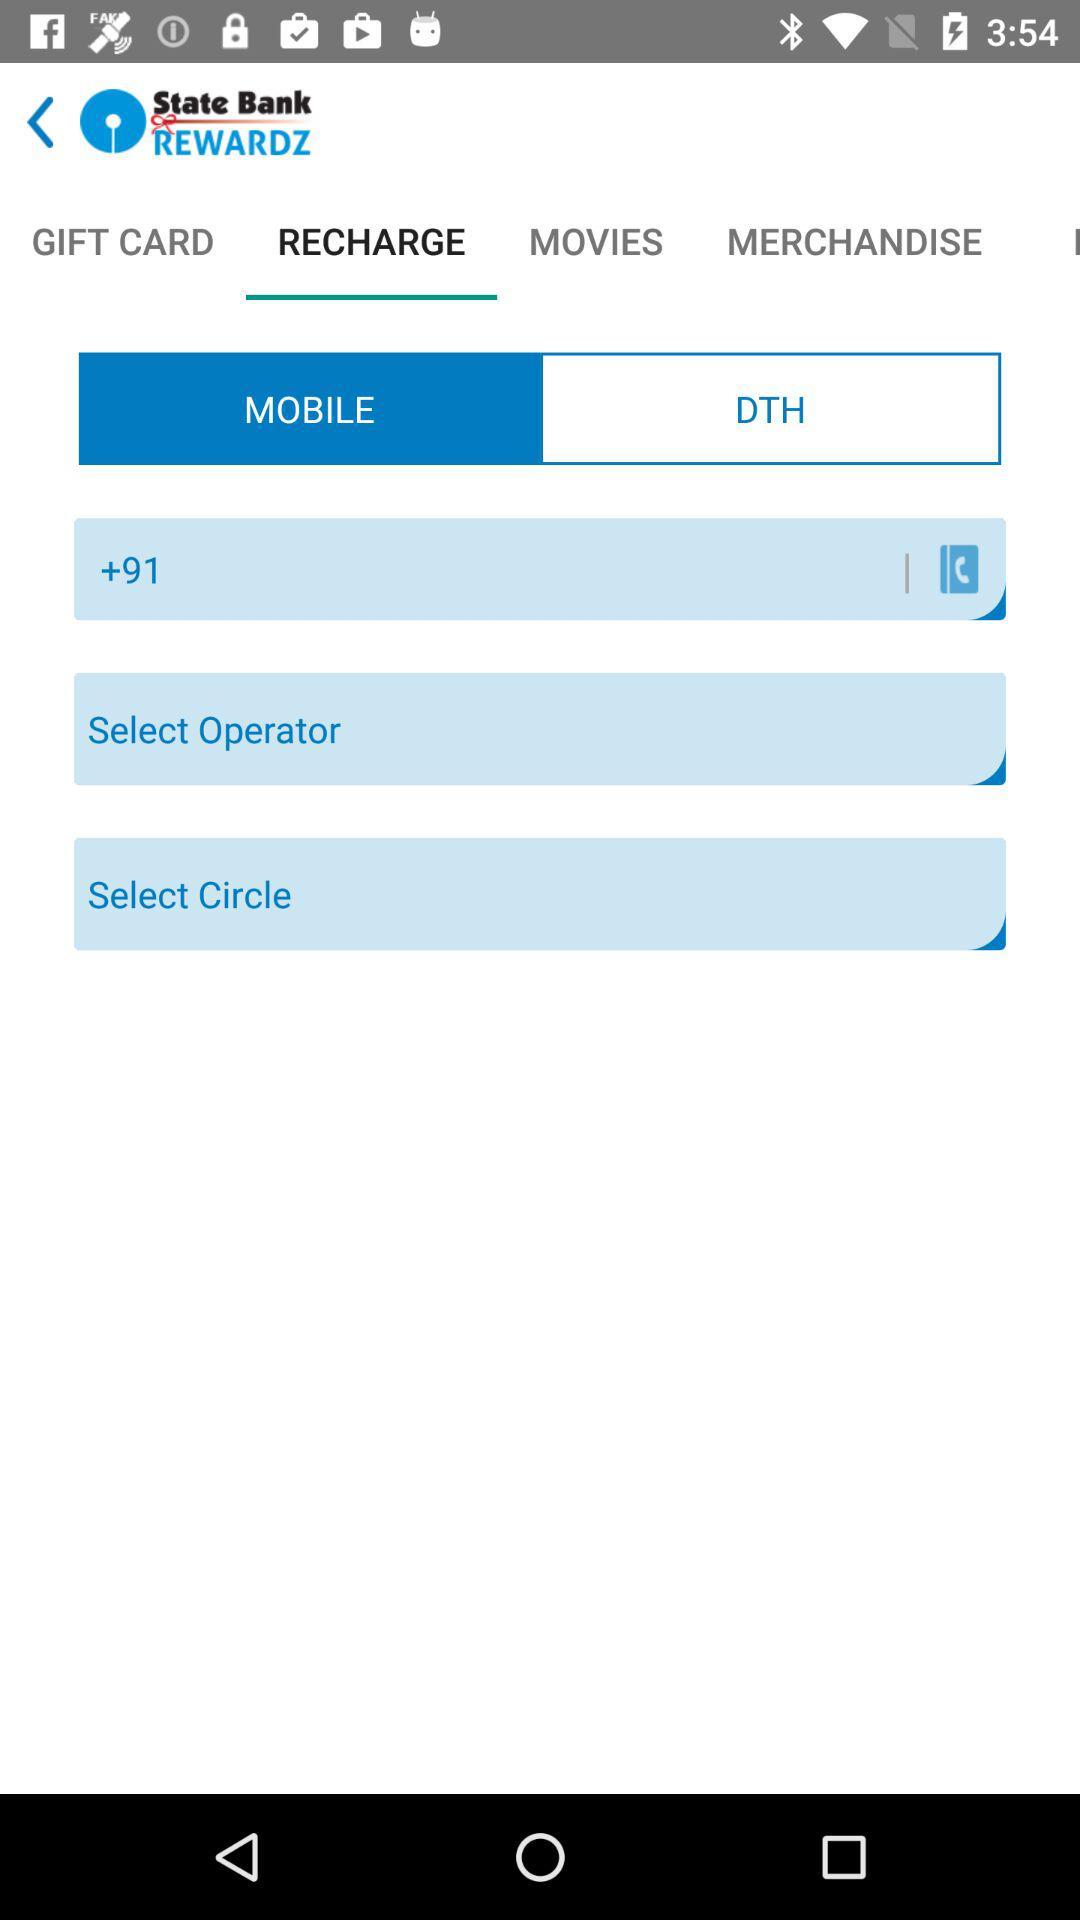  Describe the element at coordinates (309, 407) in the screenshot. I see `the app above the +91` at that location.